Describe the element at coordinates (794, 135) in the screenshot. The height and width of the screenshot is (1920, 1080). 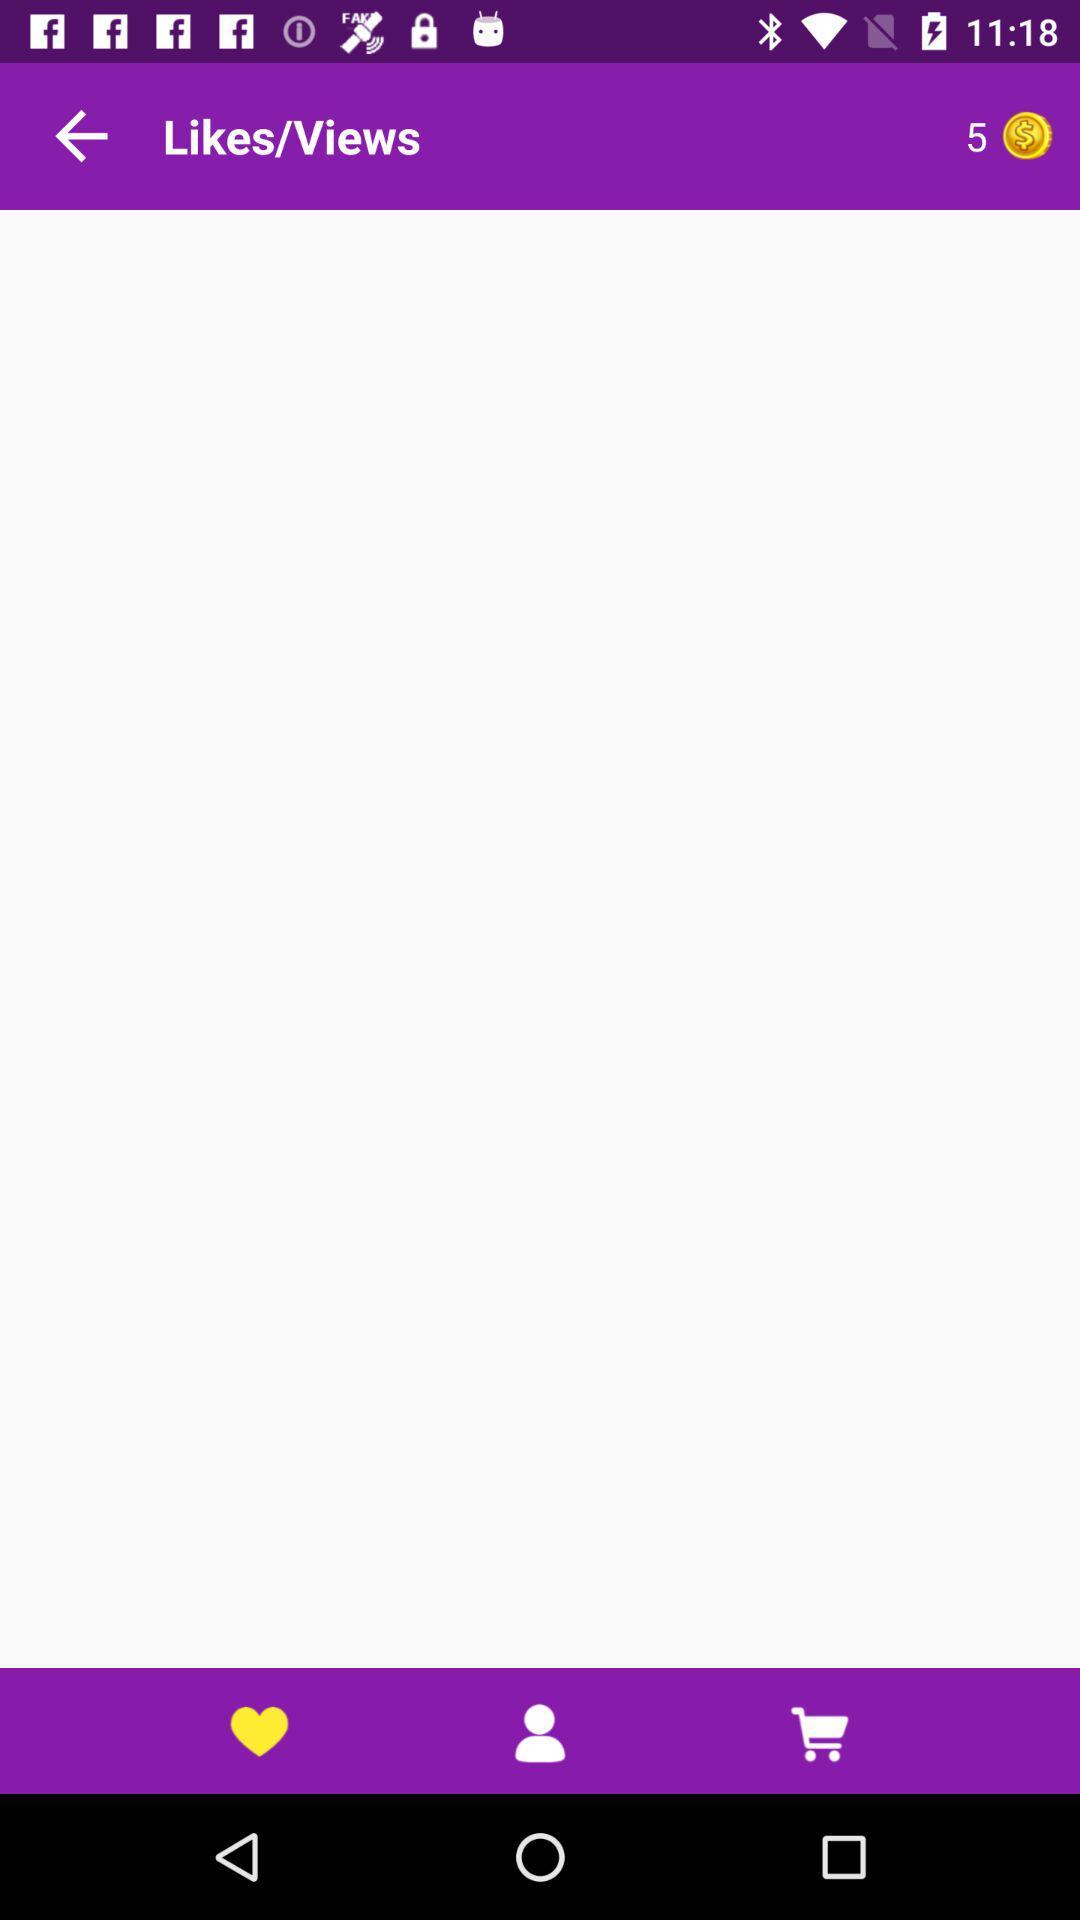
I see `item to the right of likes/views item` at that location.